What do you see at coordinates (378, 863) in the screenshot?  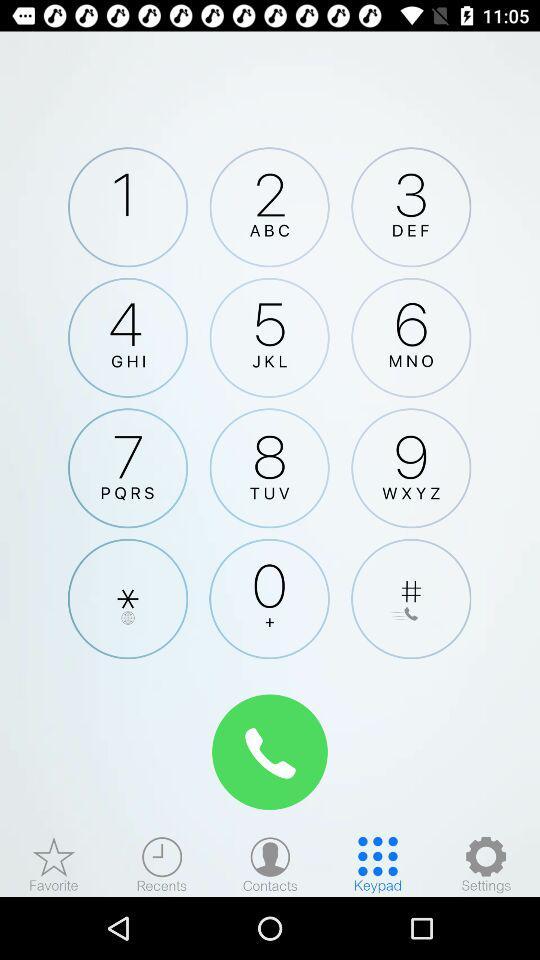 I see `the dialpad icon` at bounding box center [378, 863].